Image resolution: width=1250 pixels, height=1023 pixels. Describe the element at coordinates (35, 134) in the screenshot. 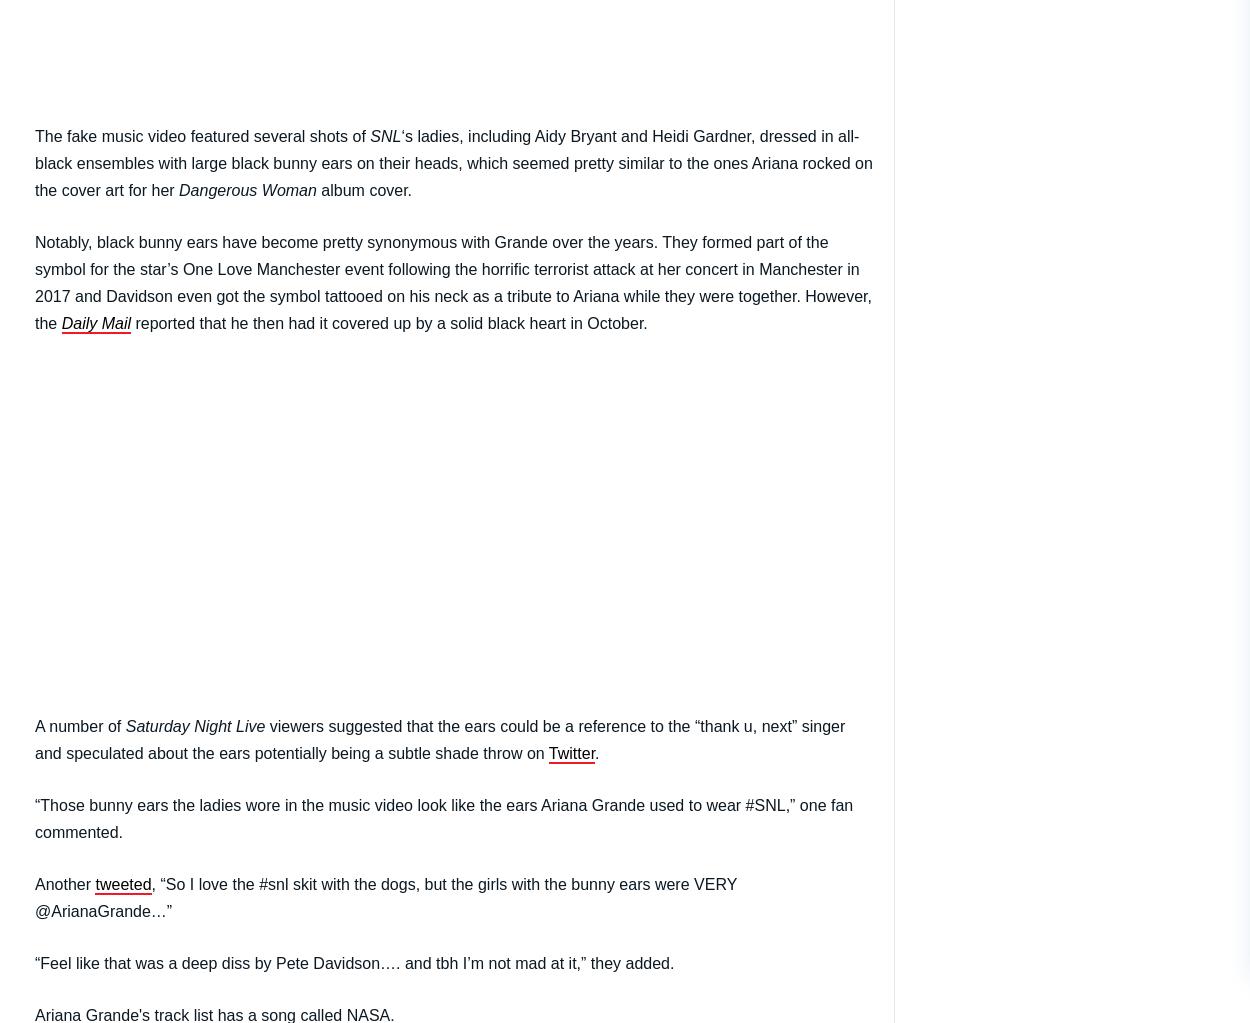

I see `'The fake music video featured several shots of'` at that location.